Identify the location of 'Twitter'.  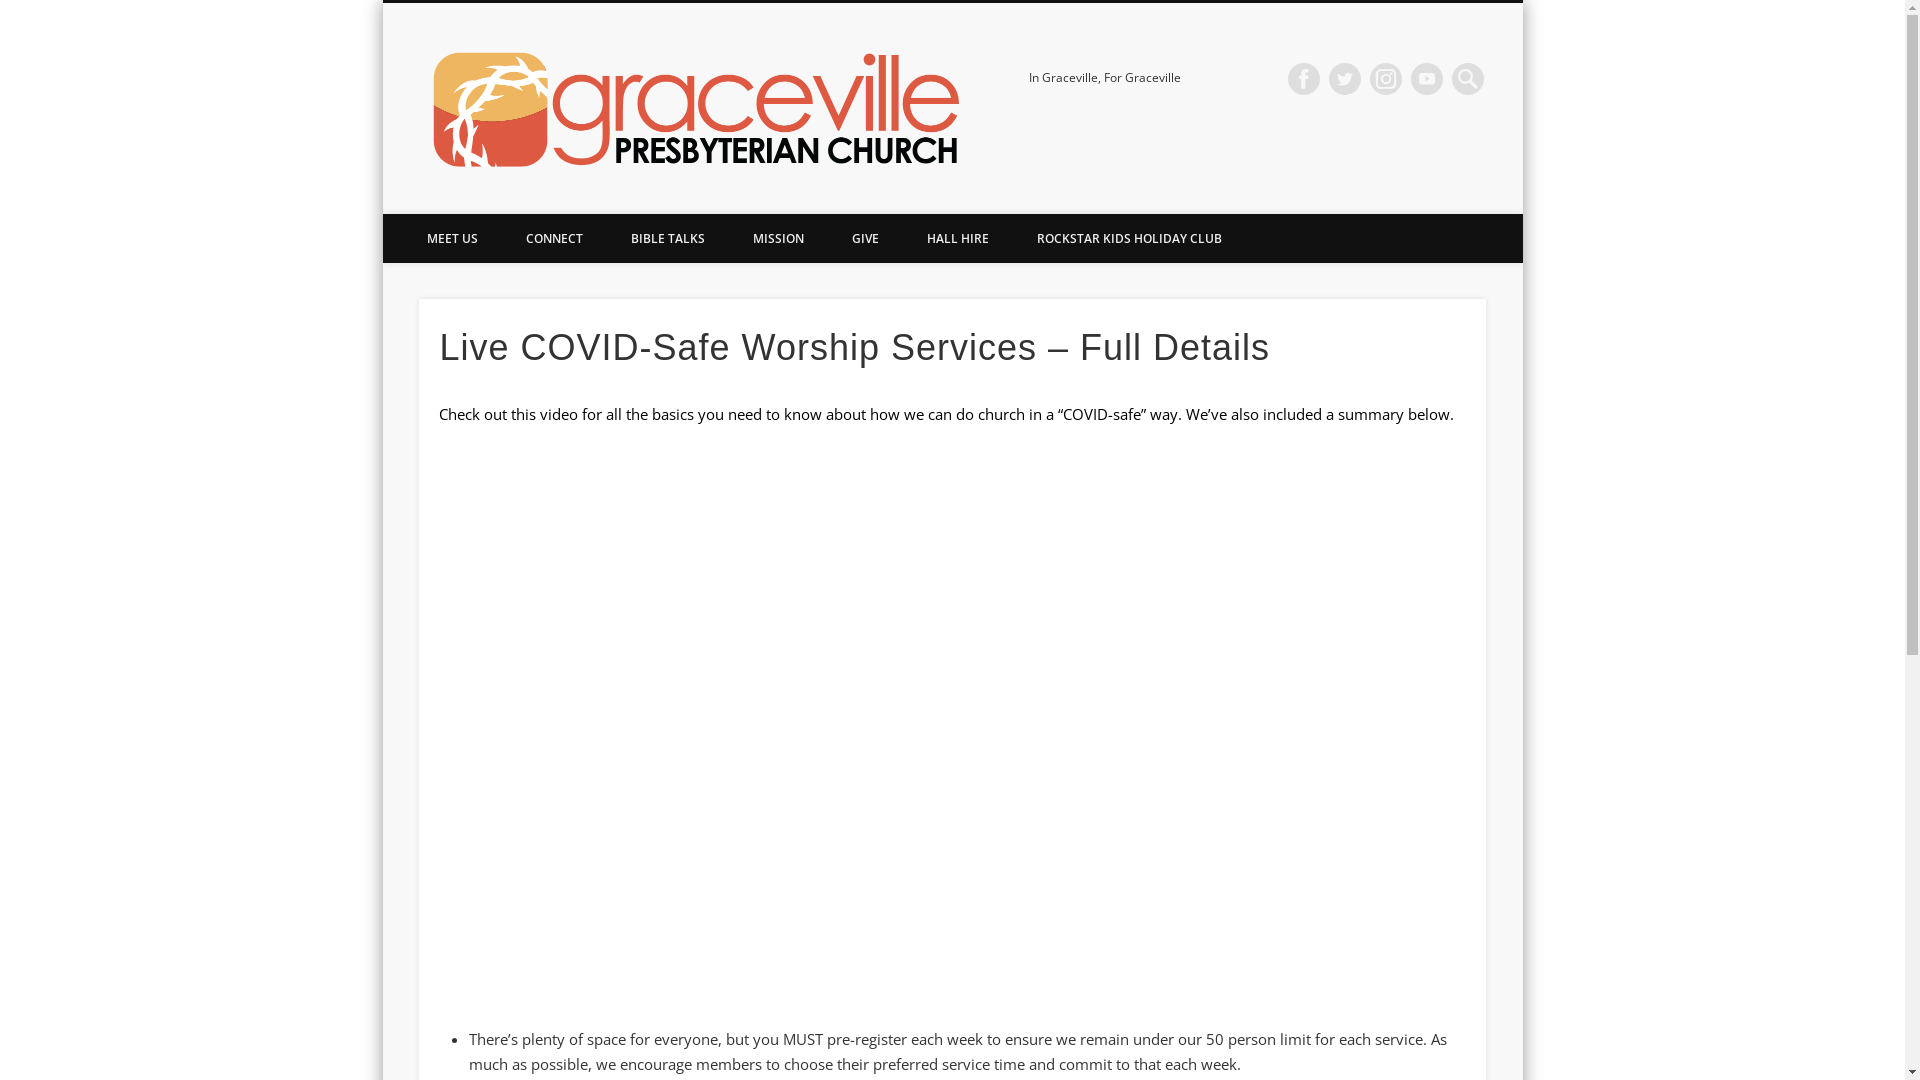
(1344, 77).